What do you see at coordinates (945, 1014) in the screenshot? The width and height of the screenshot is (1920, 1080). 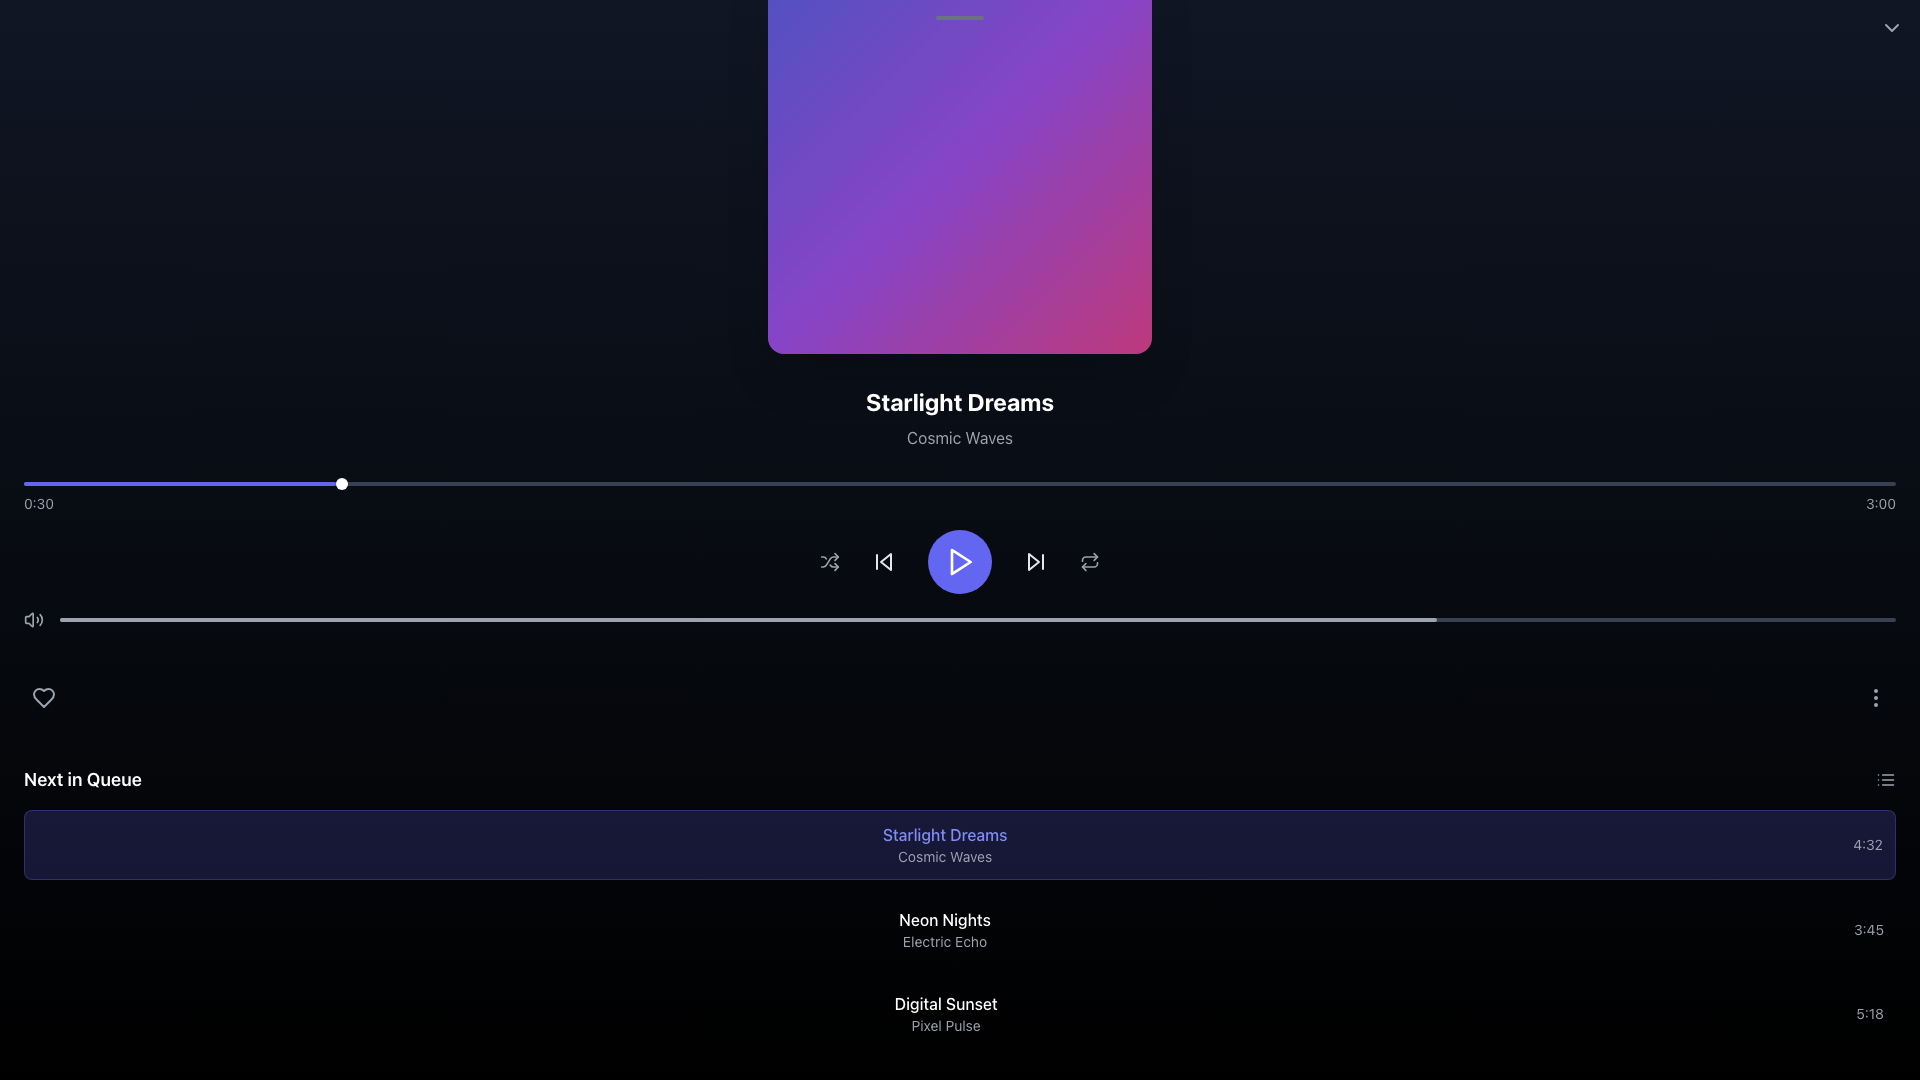 I see `the Text Display Component that shows 'Digital Sunset' and 'Pixel Pulse' with a black background` at bounding box center [945, 1014].